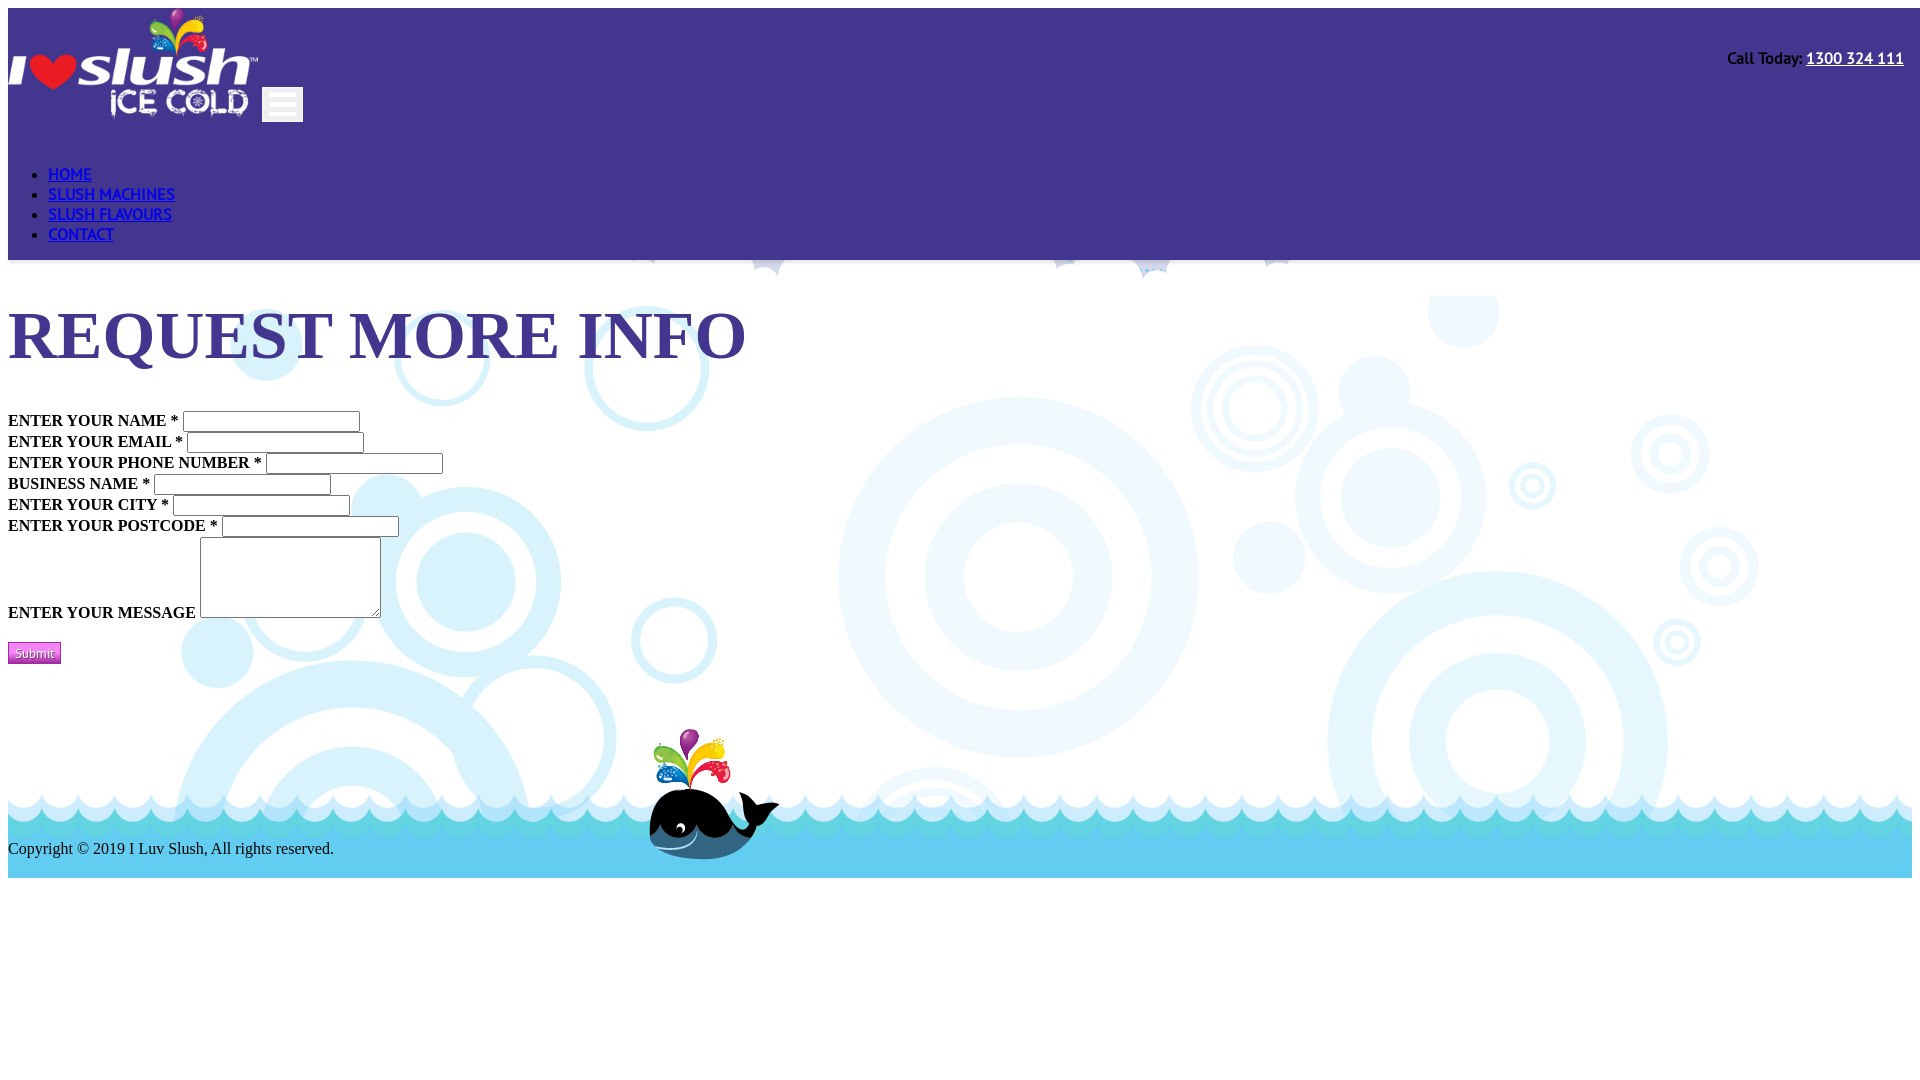 The image size is (1920, 1080). I want to click on 'HOME', so click(70, 172).